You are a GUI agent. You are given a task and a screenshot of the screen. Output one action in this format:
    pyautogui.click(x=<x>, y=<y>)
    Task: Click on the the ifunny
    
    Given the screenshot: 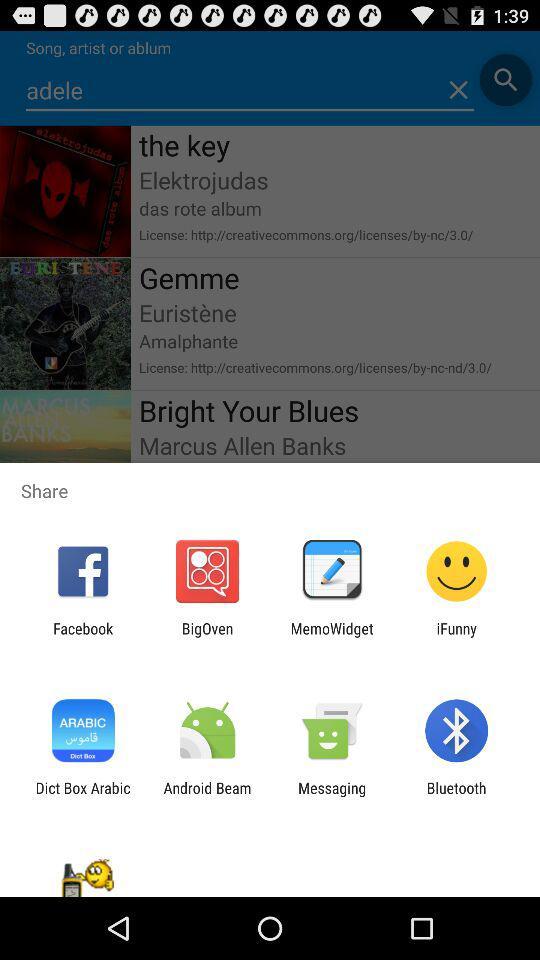 What is the action you would take?
    pyautogui.click(x=456, y=636)
    